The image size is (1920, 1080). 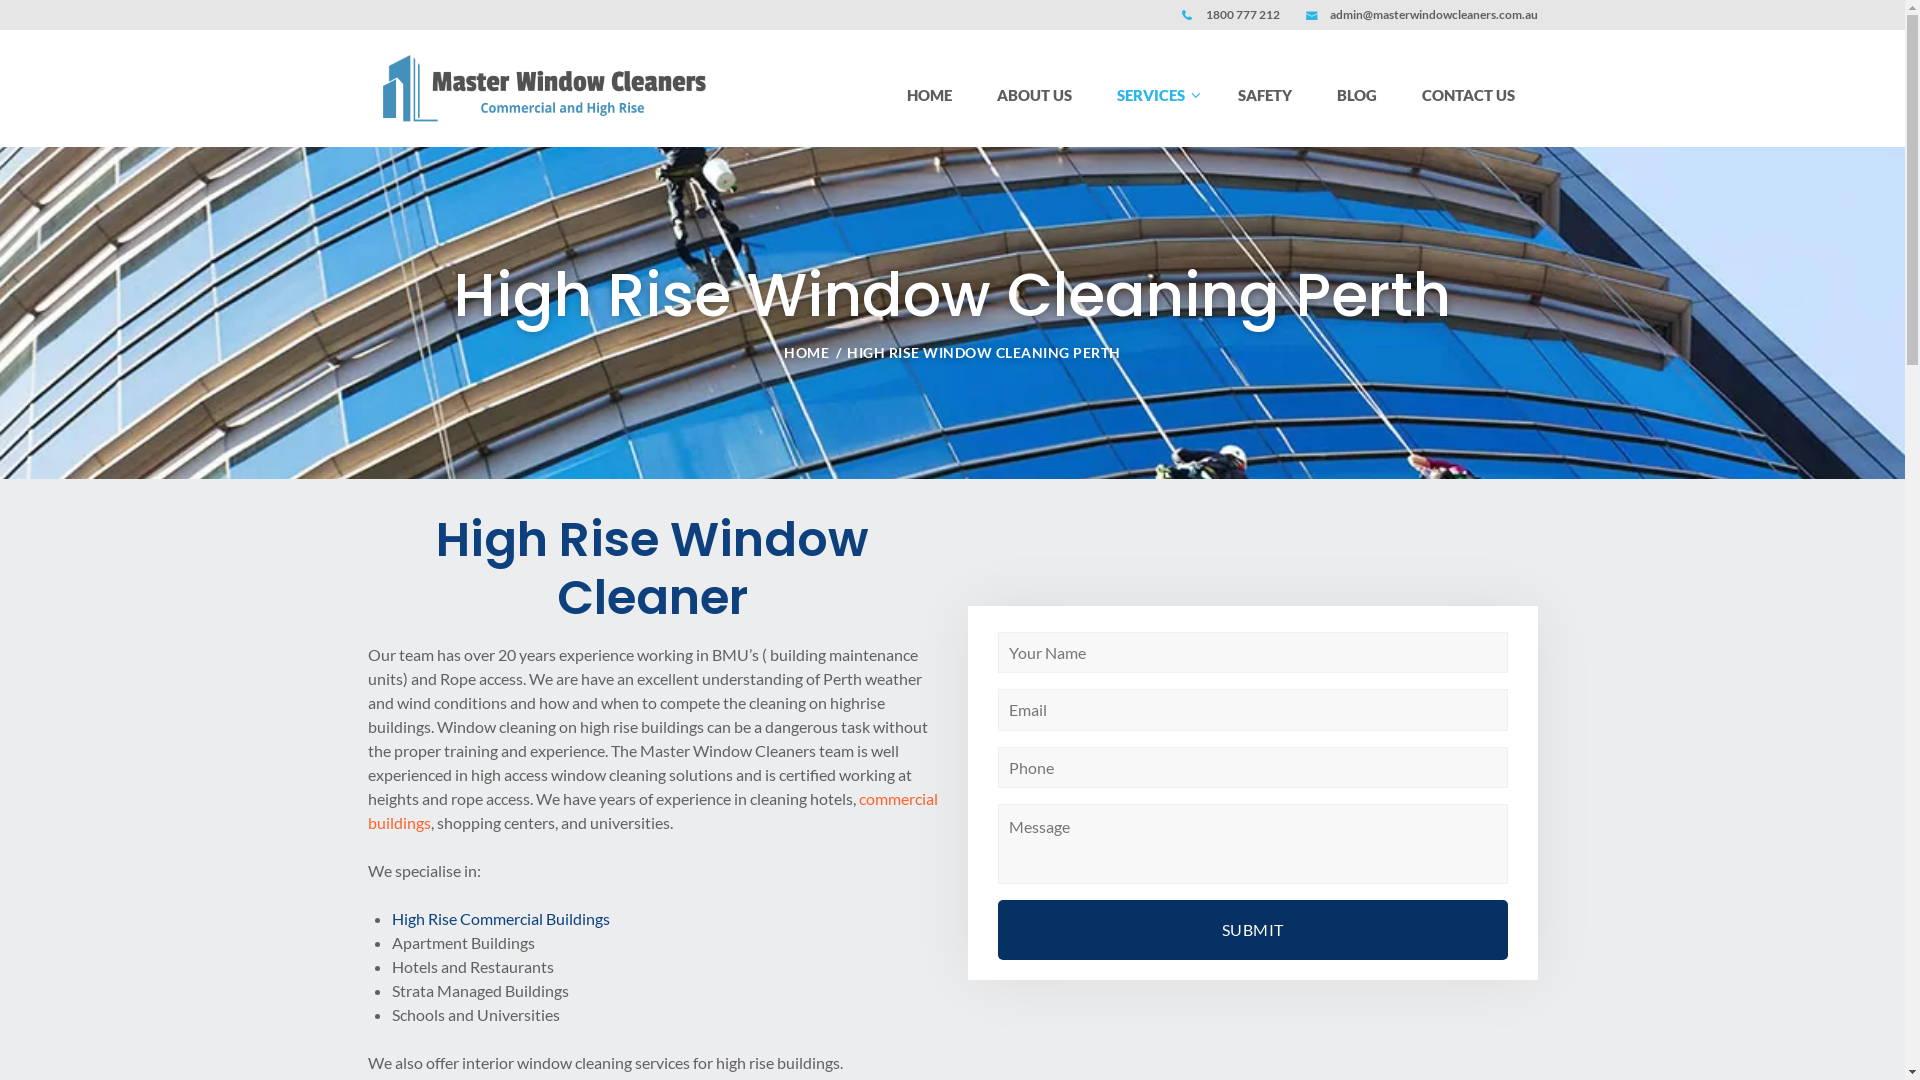 What do you see at coordinates (1155, 95) in the screenshot?
I see `'SERVICES'` at bounding box center [1155, 95].